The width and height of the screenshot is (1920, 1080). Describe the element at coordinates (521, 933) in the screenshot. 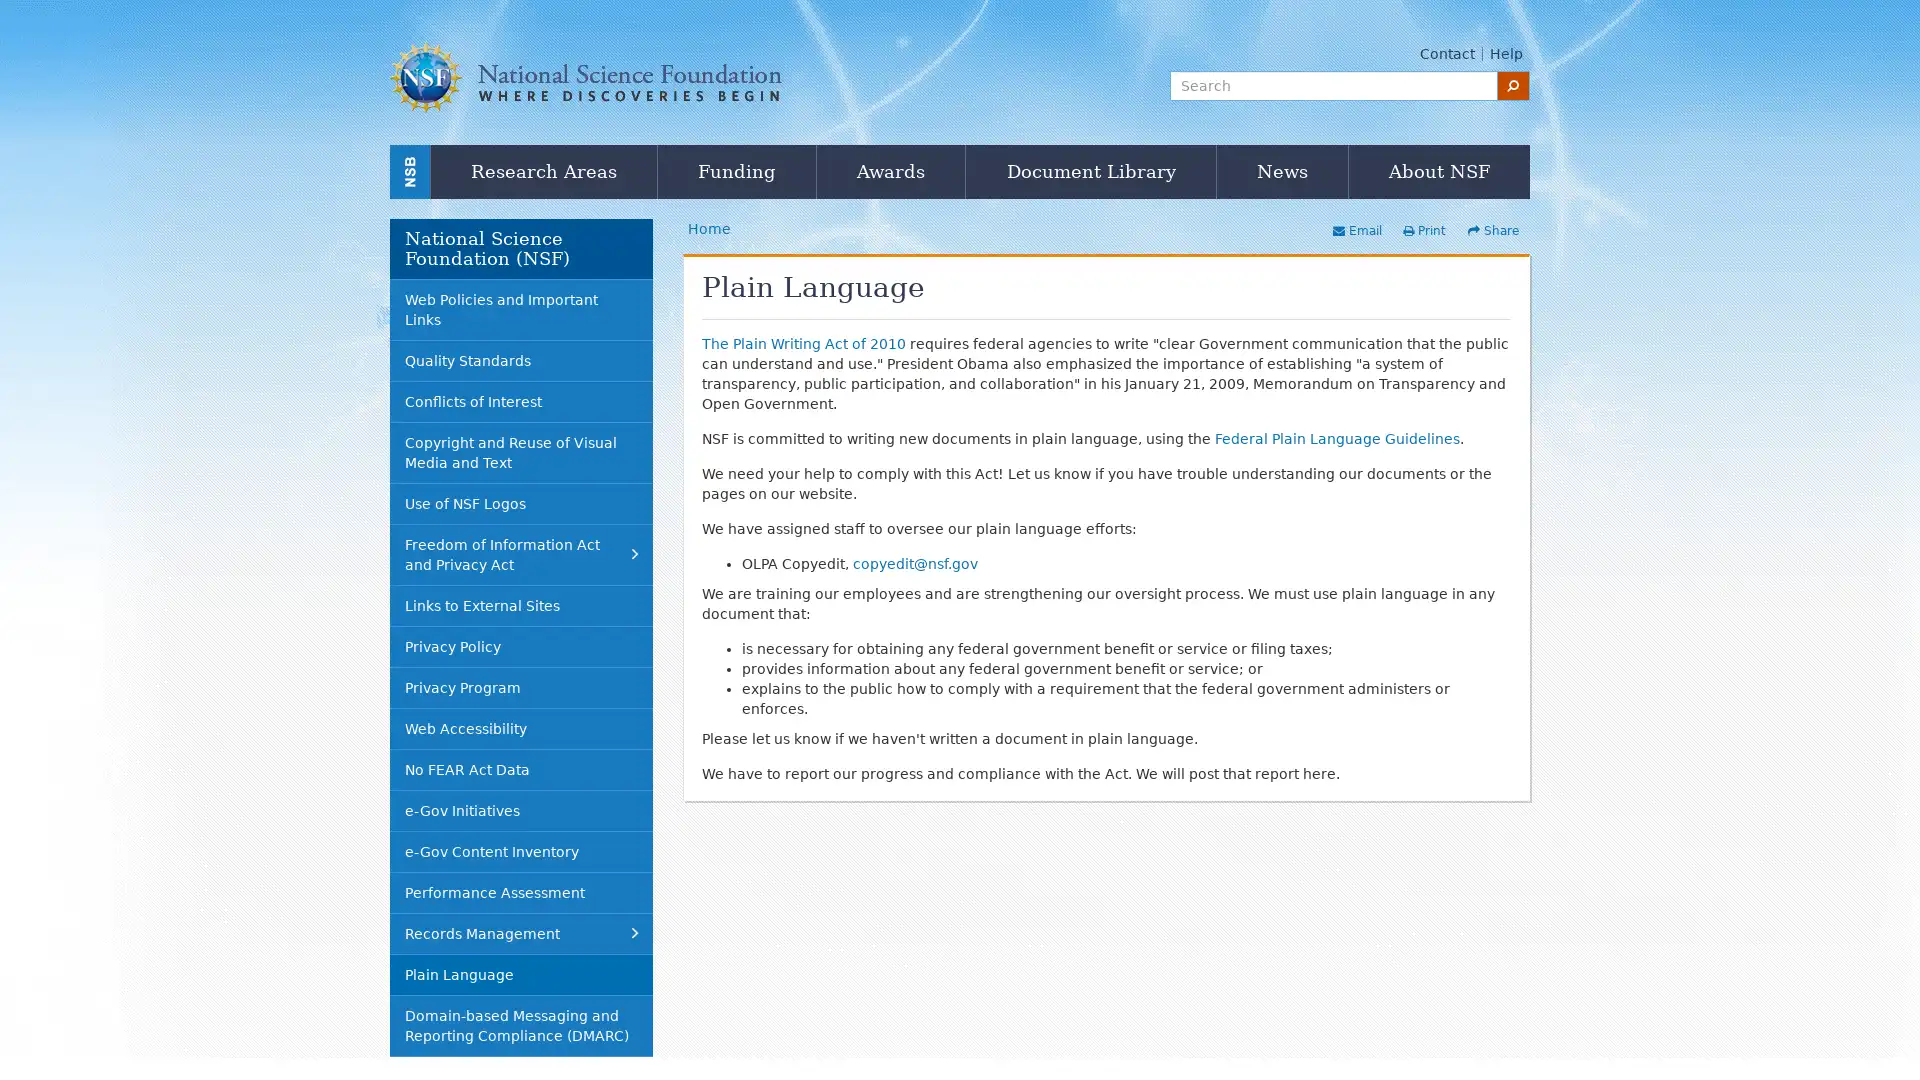

I see `Records Management` at that location.